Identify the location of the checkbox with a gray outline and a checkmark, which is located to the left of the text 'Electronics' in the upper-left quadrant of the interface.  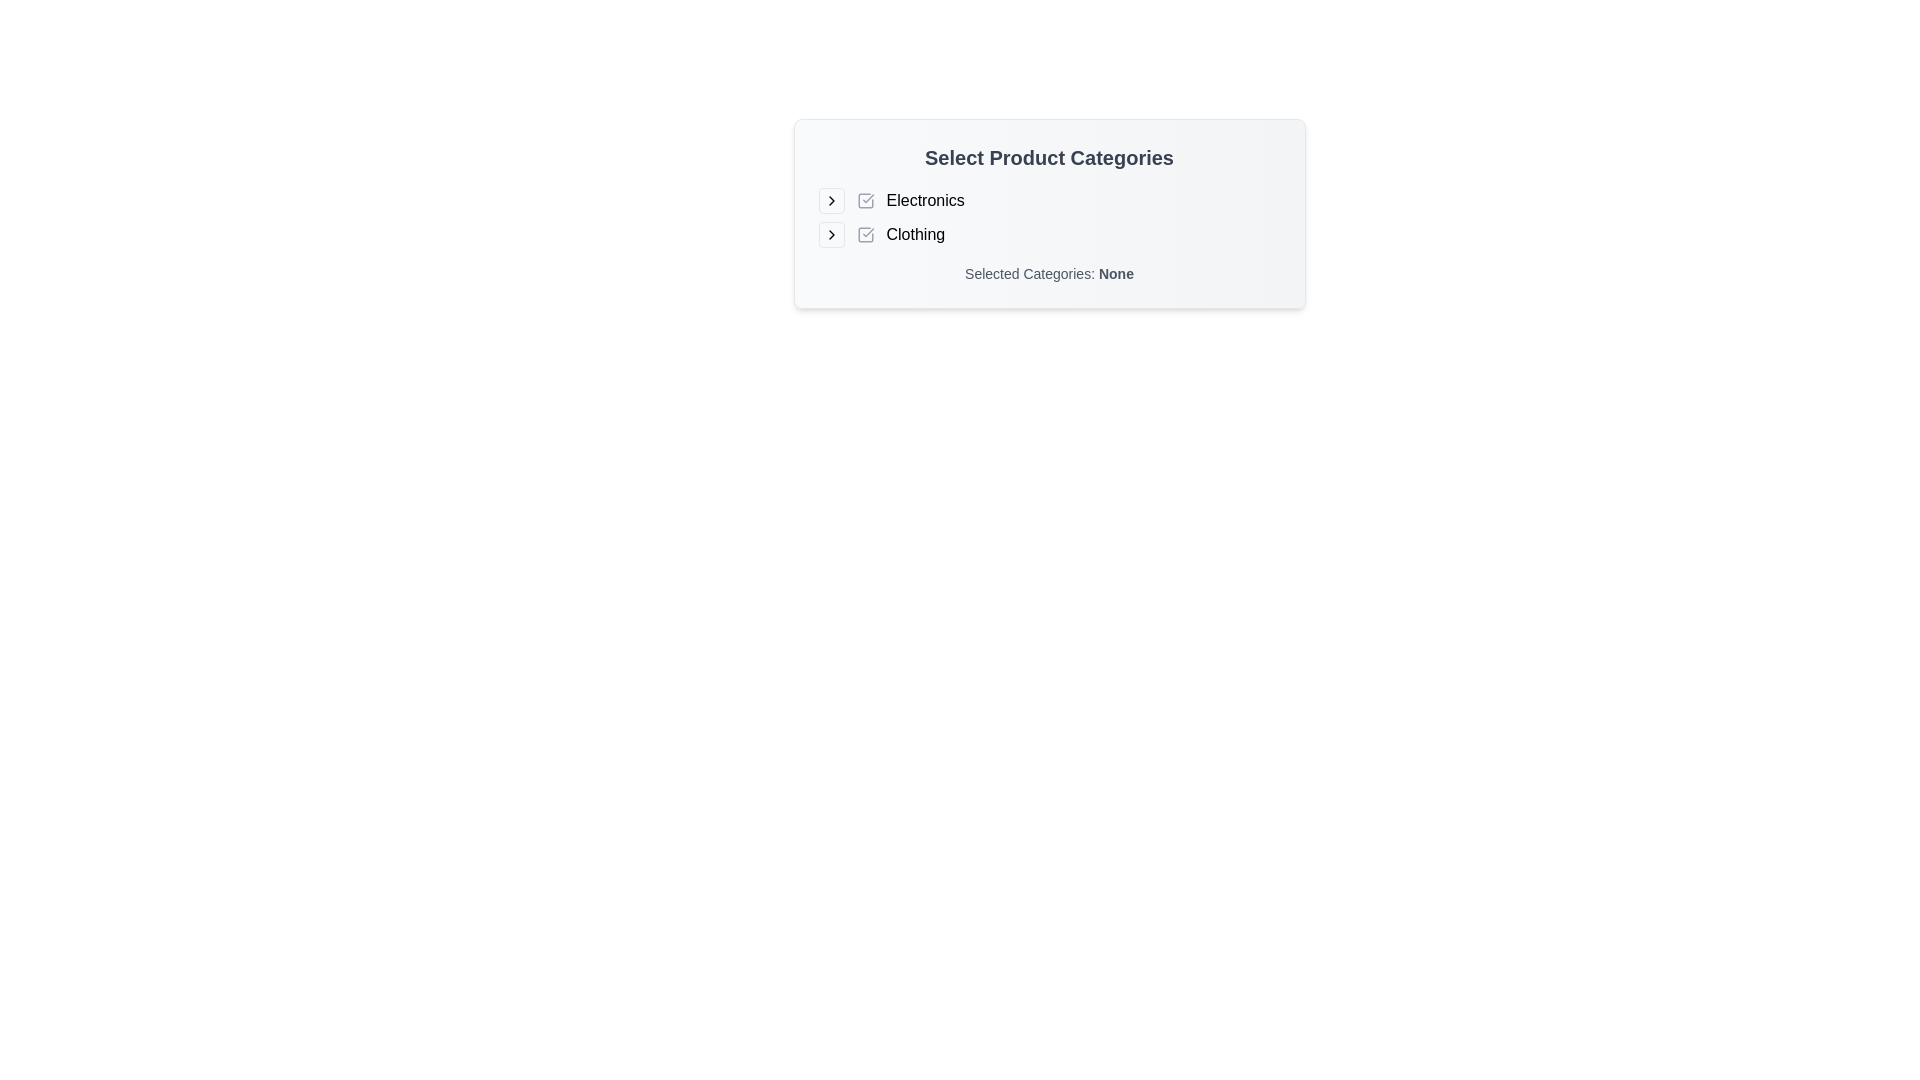
(865, 200).